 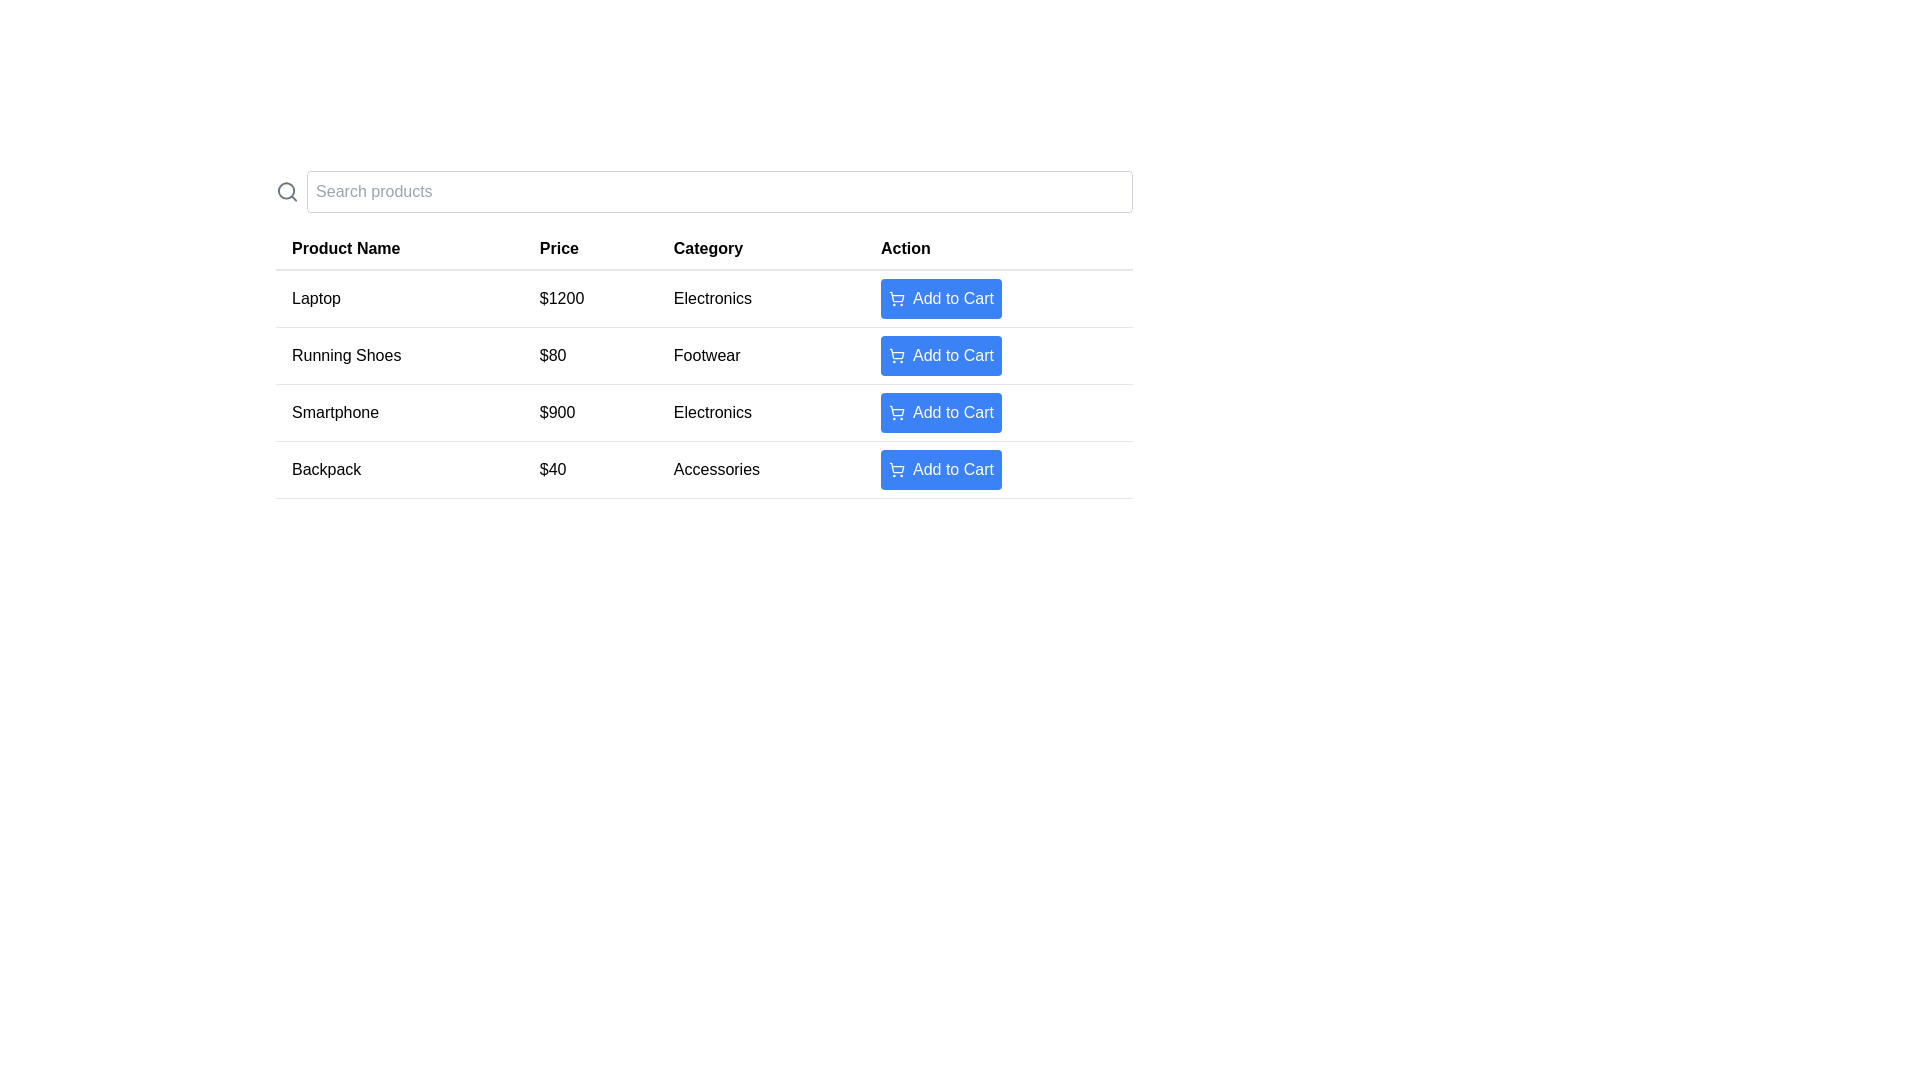 I want to click on the visual cue of the shopping cart icon, which is the central shape in the SVG representing the action of adding a product to the cart, located to the left of the 'Add to Cart' text in the third row of the table, so click(x=896, y=410).